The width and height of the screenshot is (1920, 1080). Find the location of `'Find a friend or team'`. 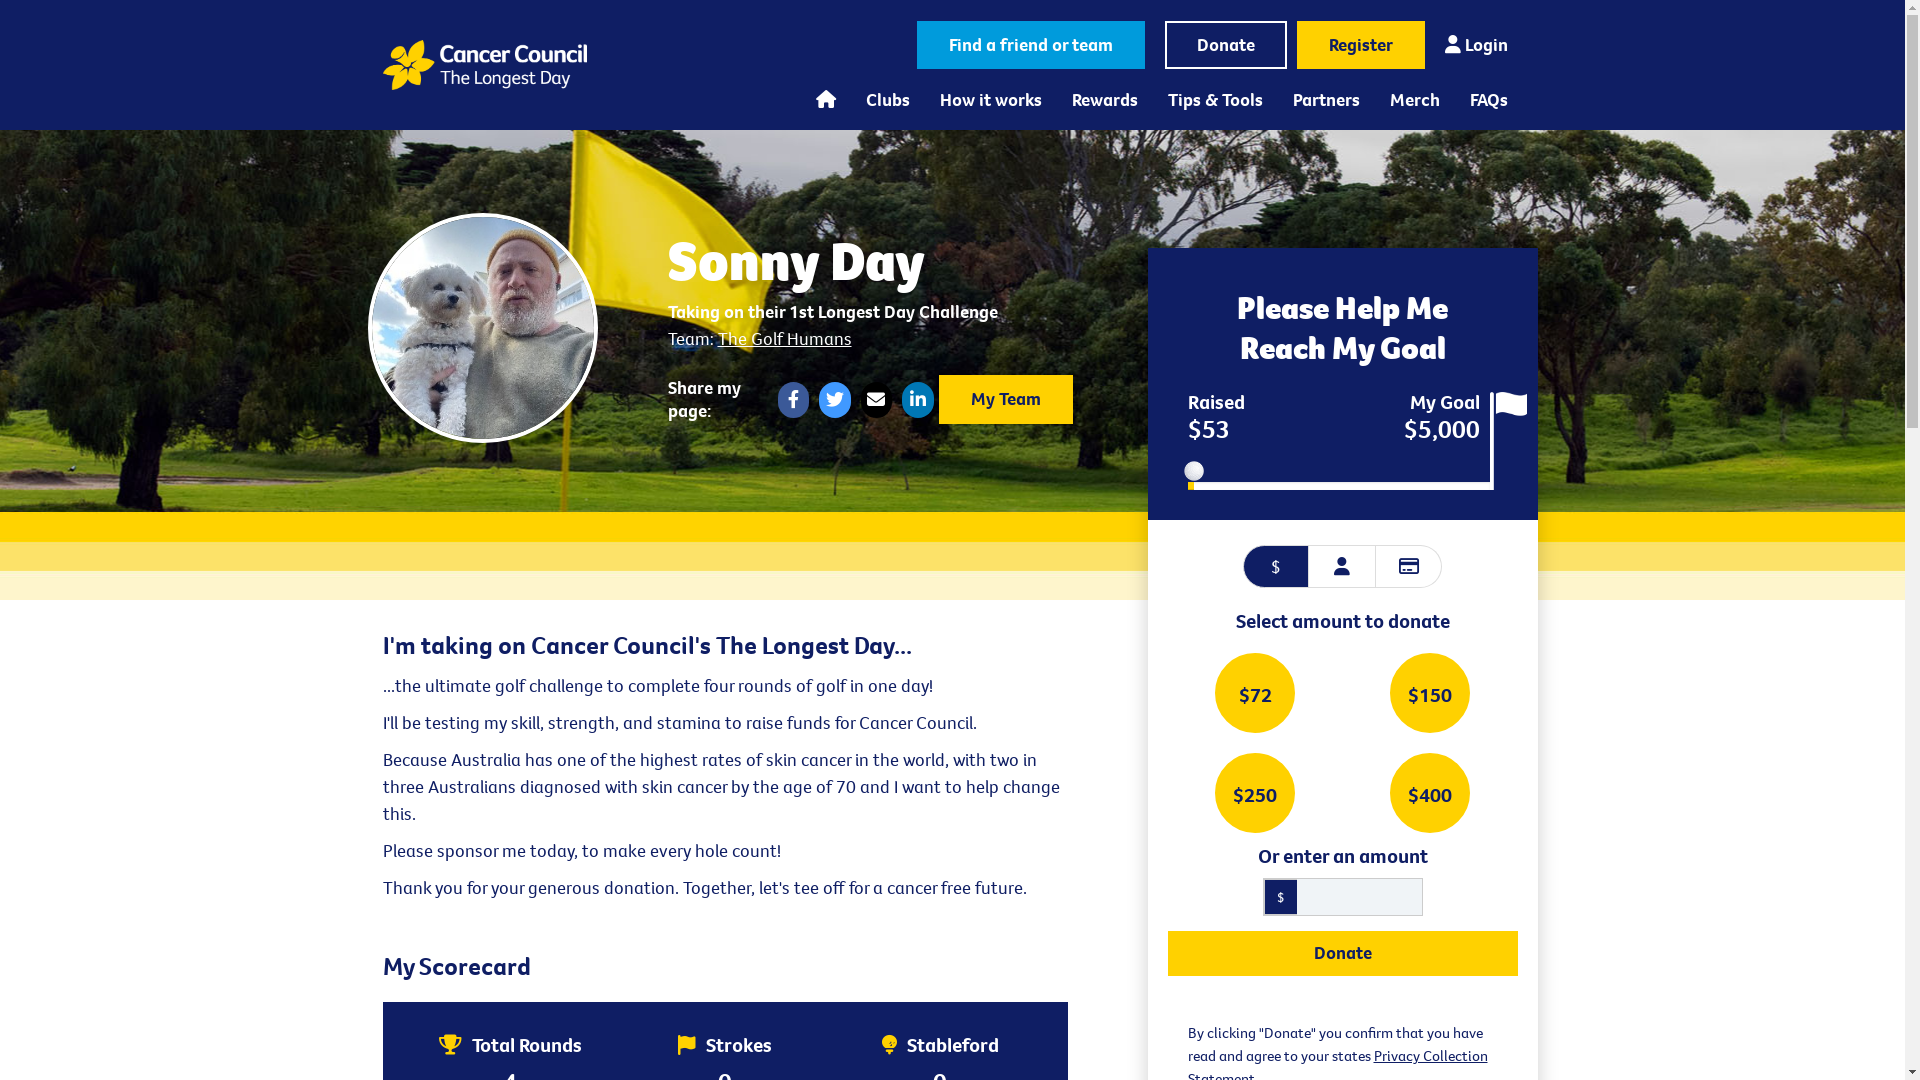

'Find a friend or team' is located at coordinates (915, 45).